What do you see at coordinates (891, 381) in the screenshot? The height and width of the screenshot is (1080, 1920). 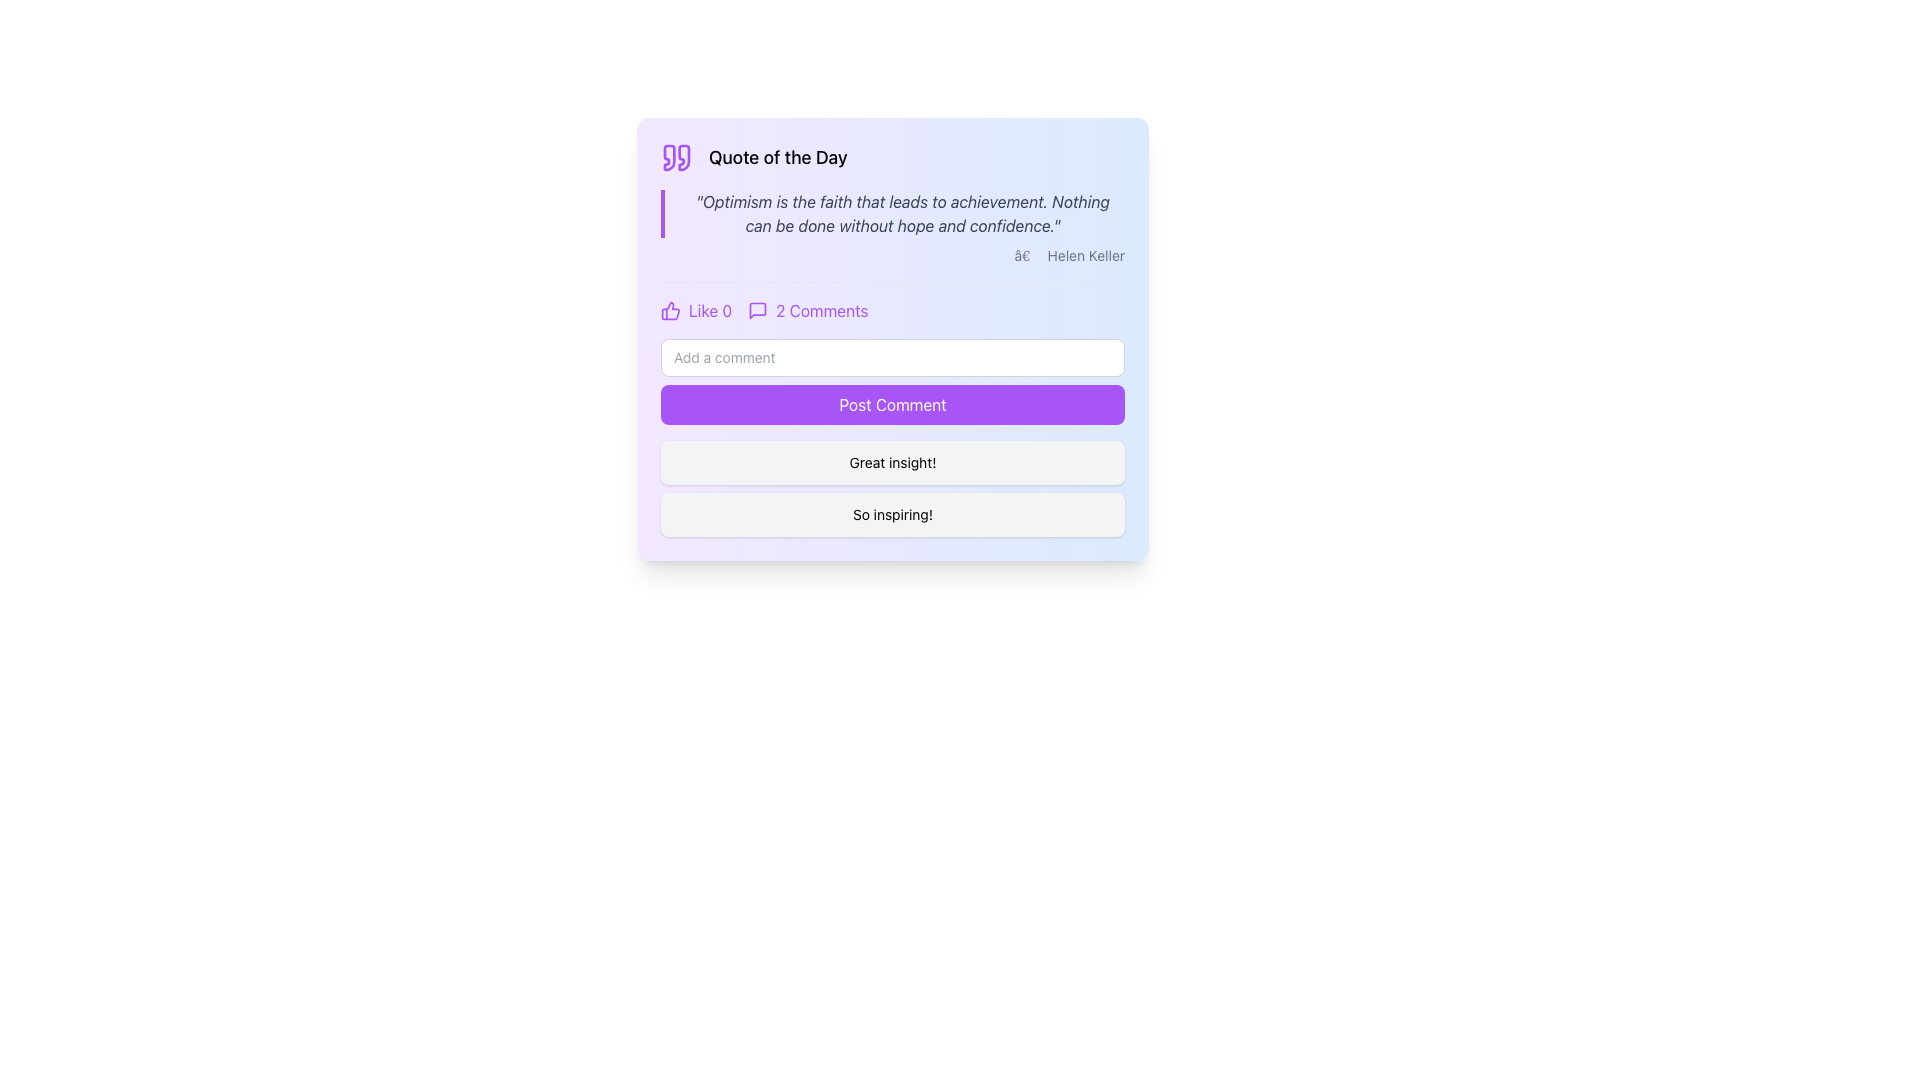 I see `the submit button located at the bottom of the comment section` at bounding box center [891, 381].